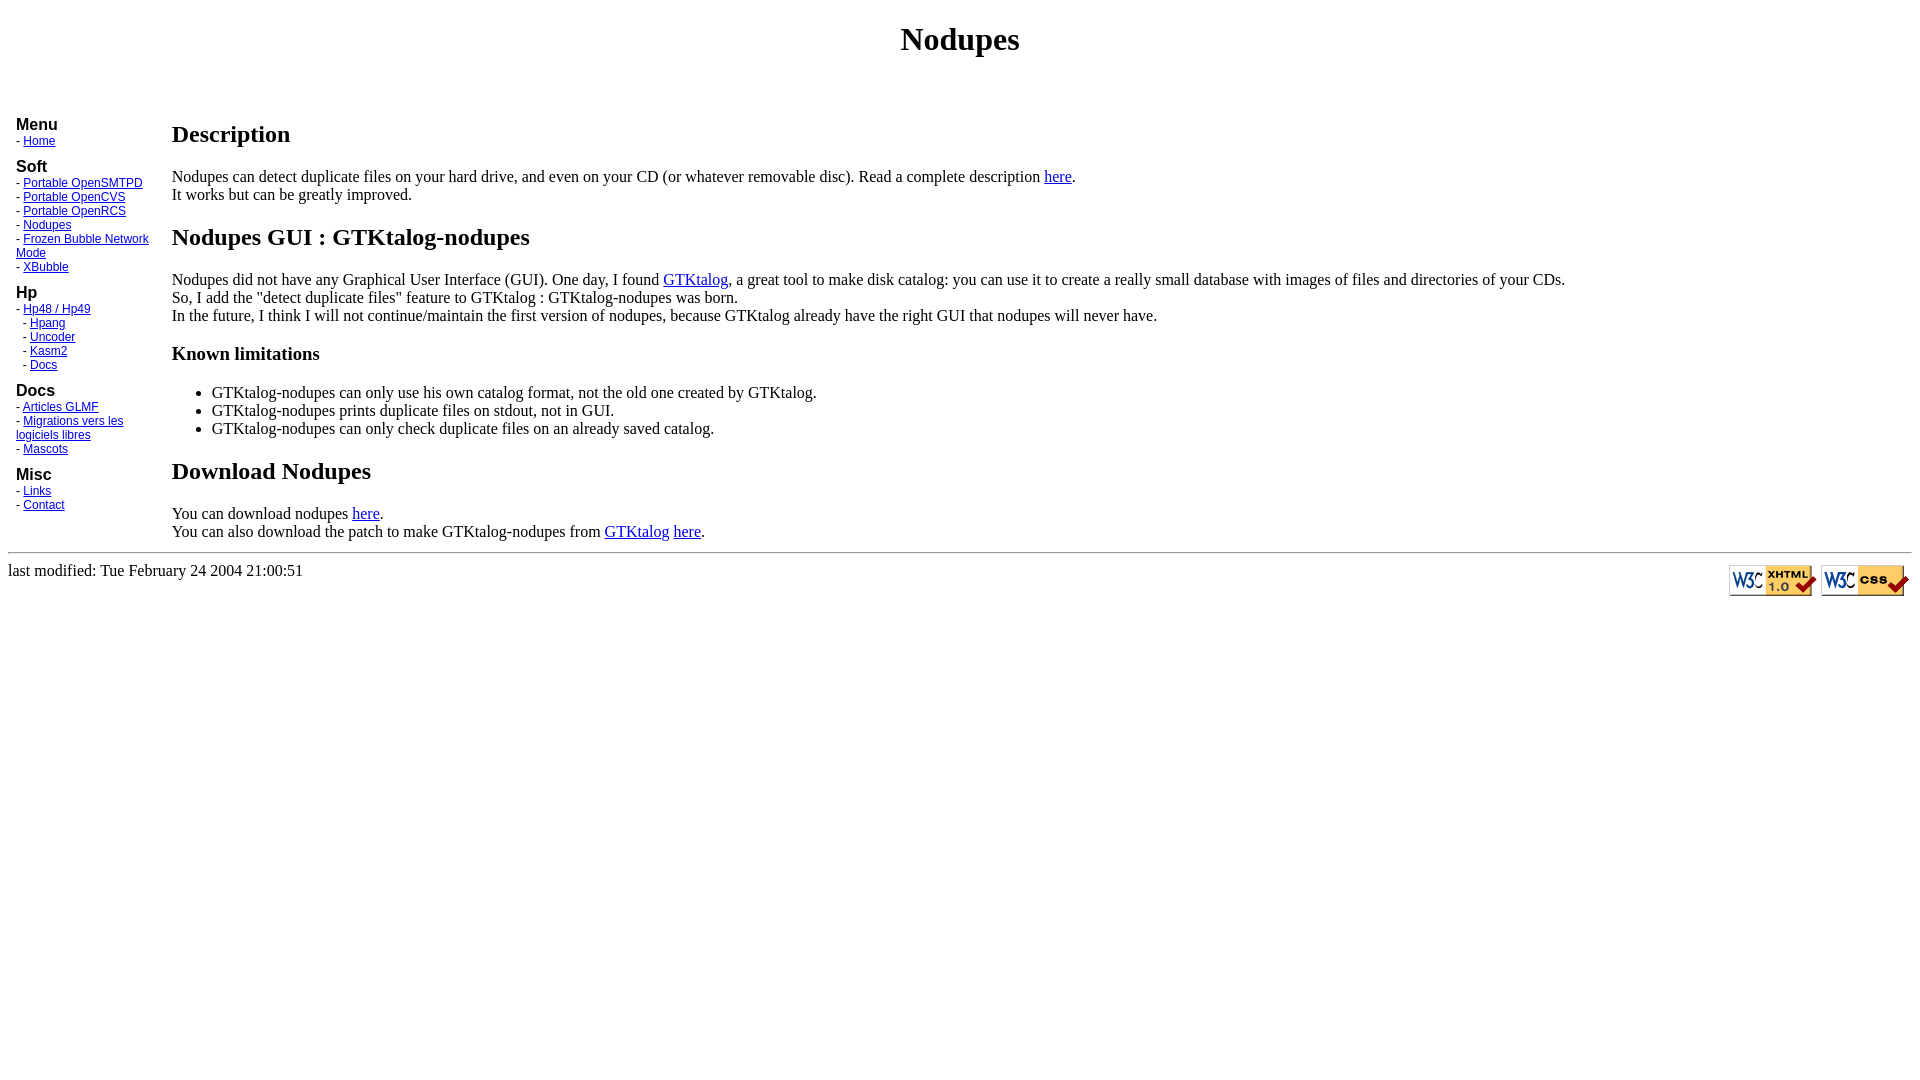  What do you see at coordinates (45, 447) in the screenshot?
I see `'Mascots'` at bounding box center [45, 447].